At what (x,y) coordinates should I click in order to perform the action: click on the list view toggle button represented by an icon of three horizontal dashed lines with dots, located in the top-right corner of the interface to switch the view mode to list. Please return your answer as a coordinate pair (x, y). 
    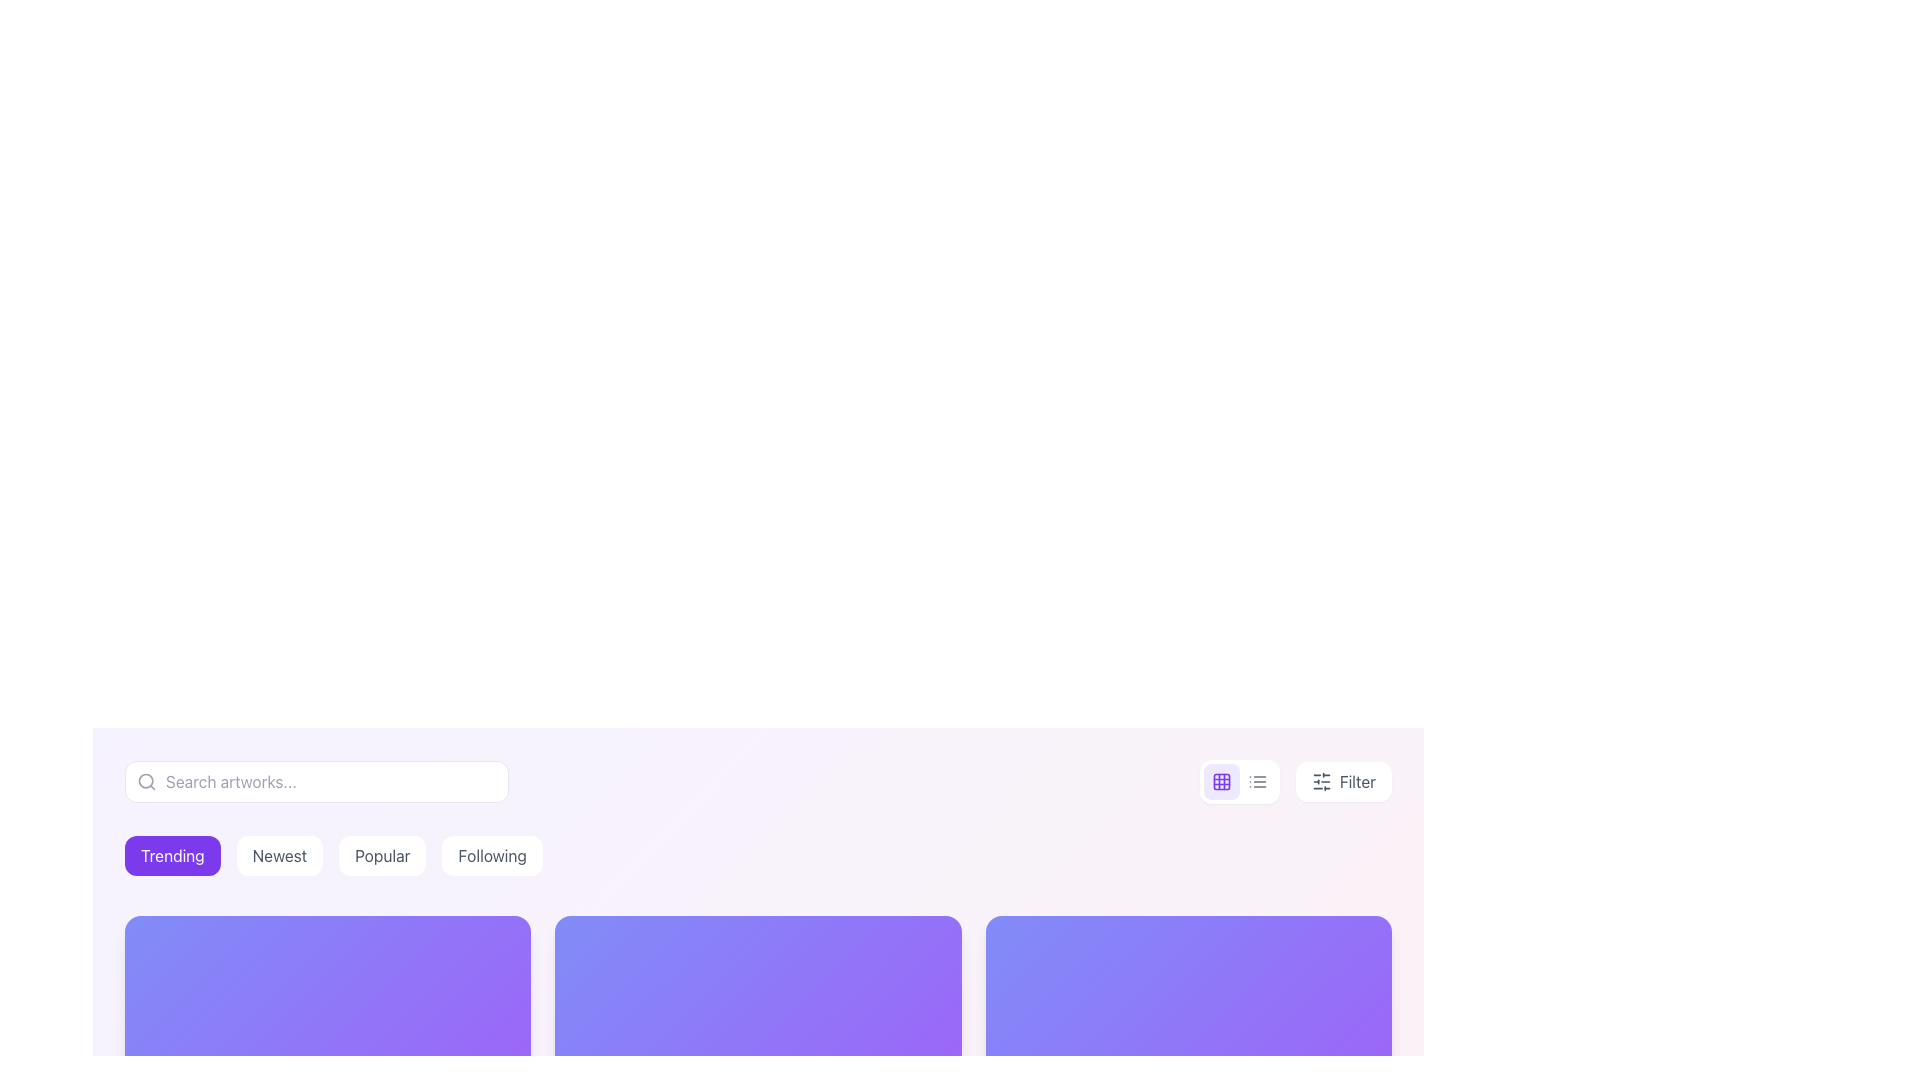
    Looking at the image, I should click on (1256, 781).